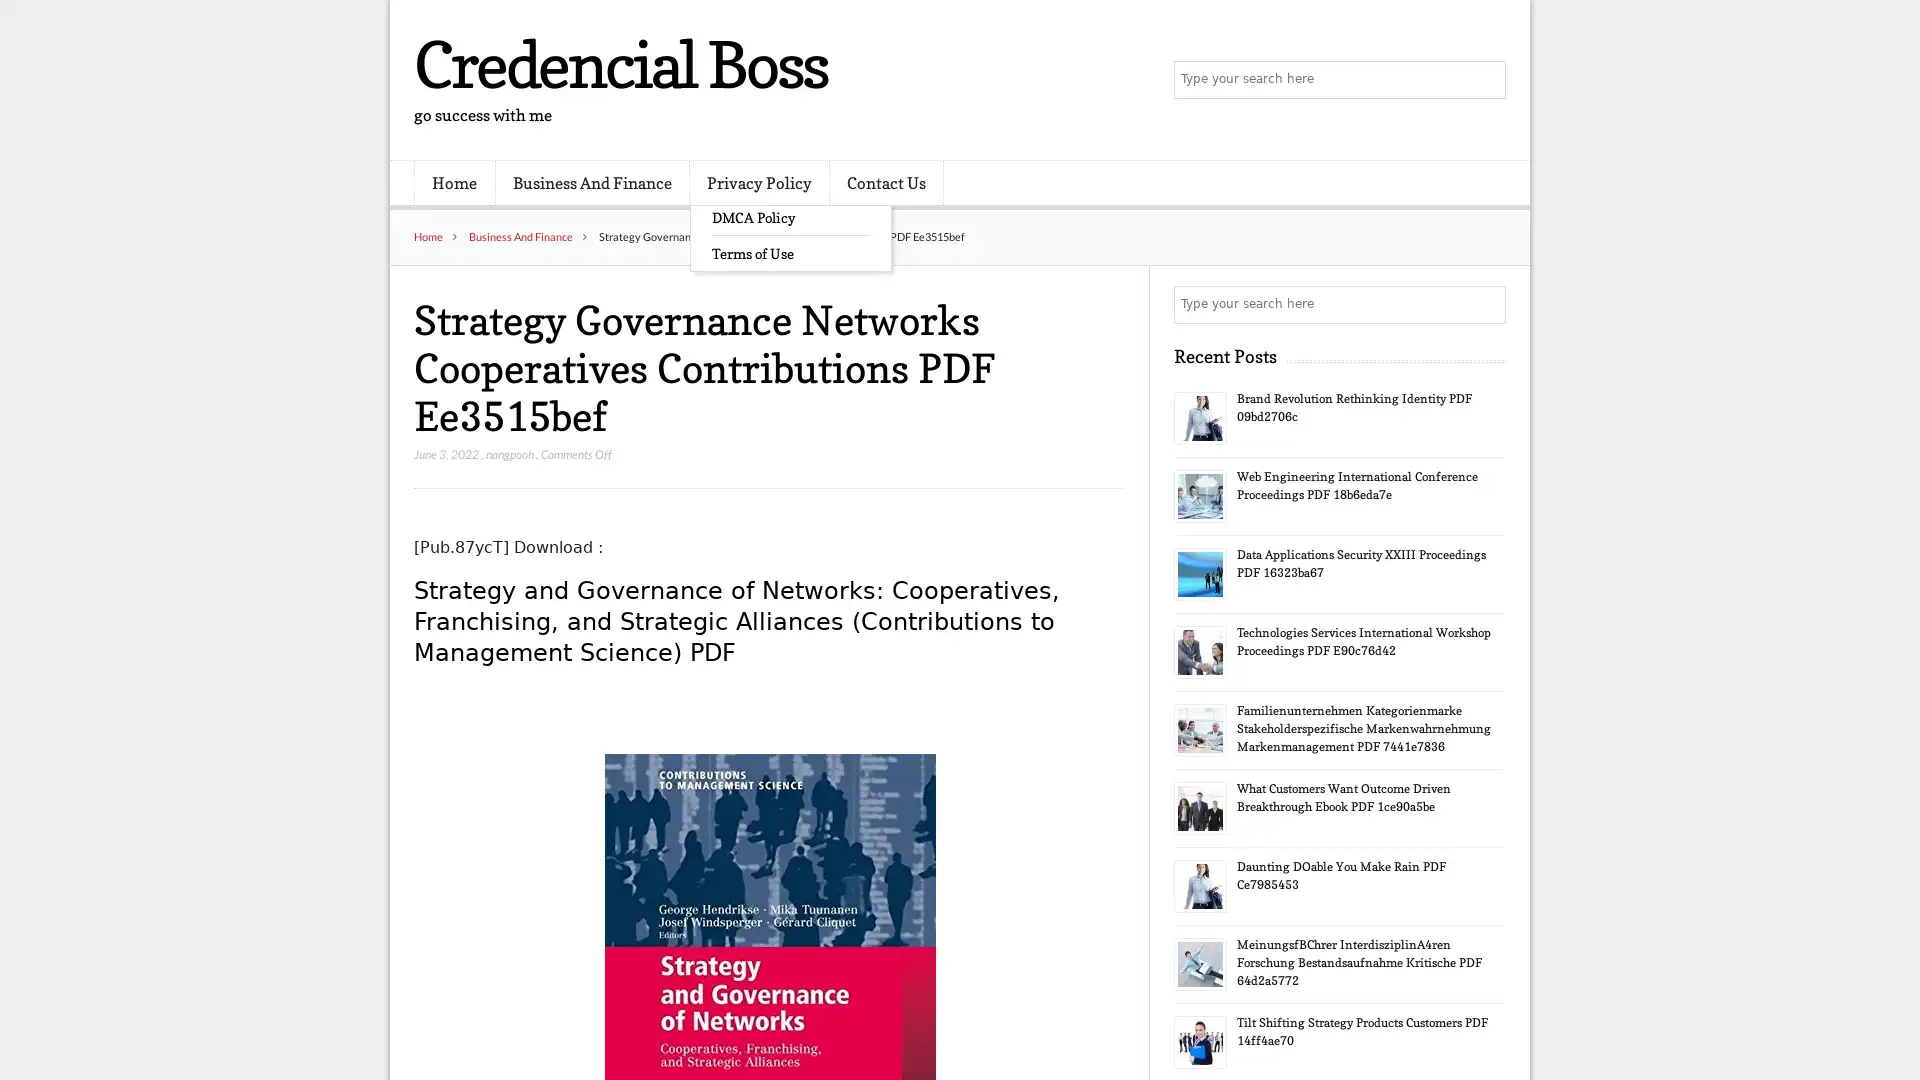  I want to click on Search, so click(1485, 304).